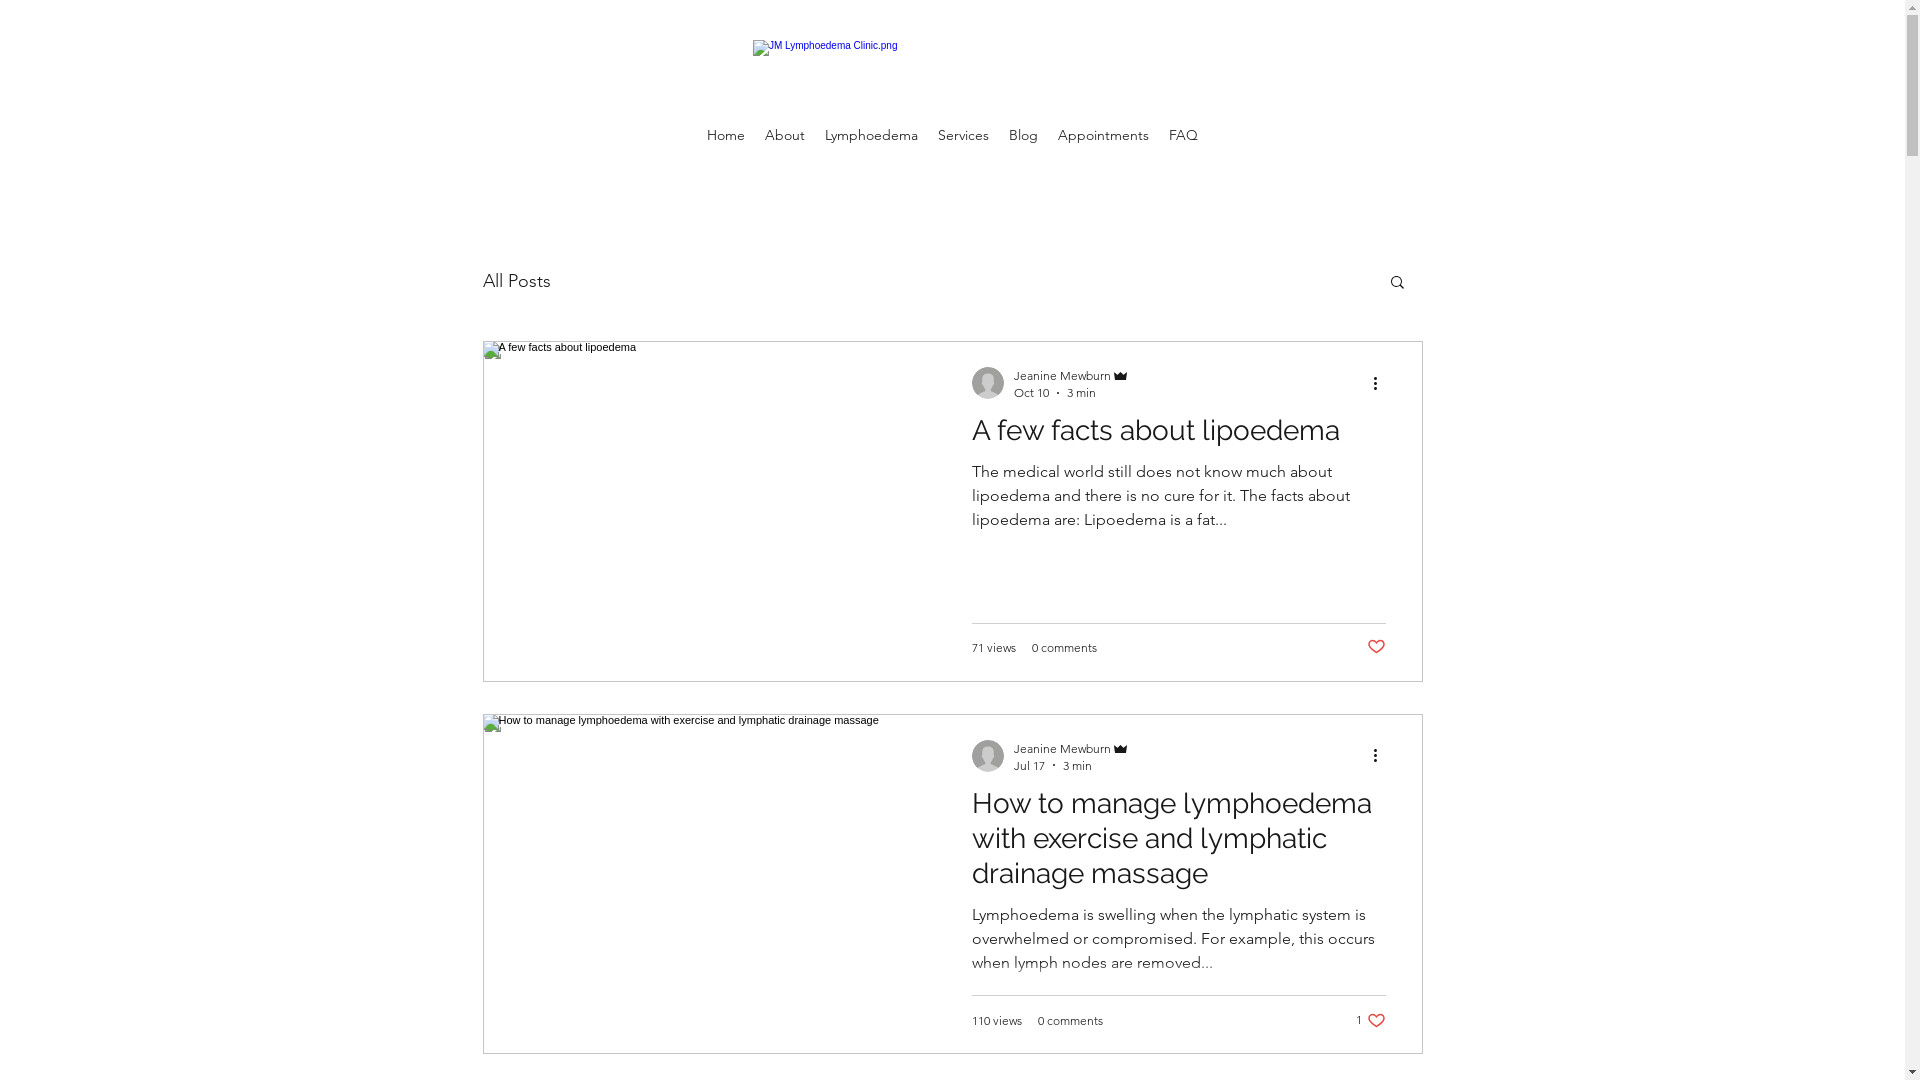 This screenshot has width=1920, height=1080. Describe the element at coordinates (1158, 135) in the screenshot. I see `'FAQ'` at that location.